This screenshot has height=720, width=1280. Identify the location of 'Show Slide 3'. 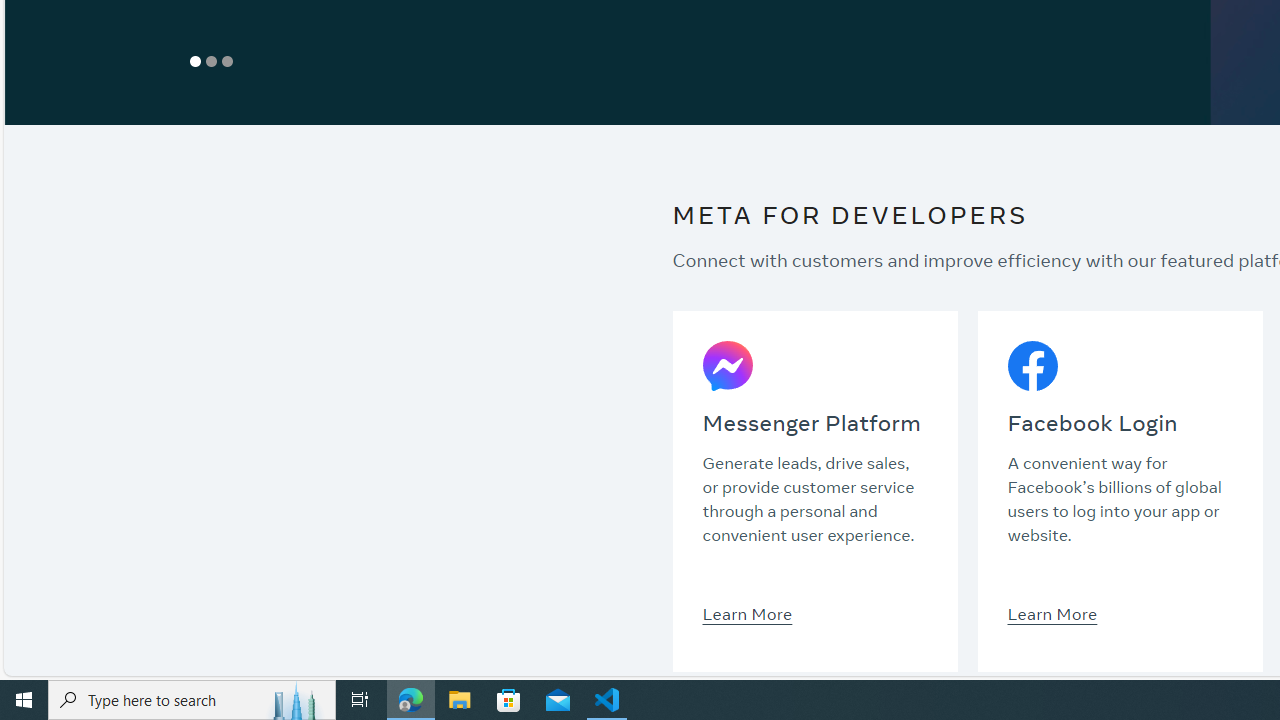
(227, 60).